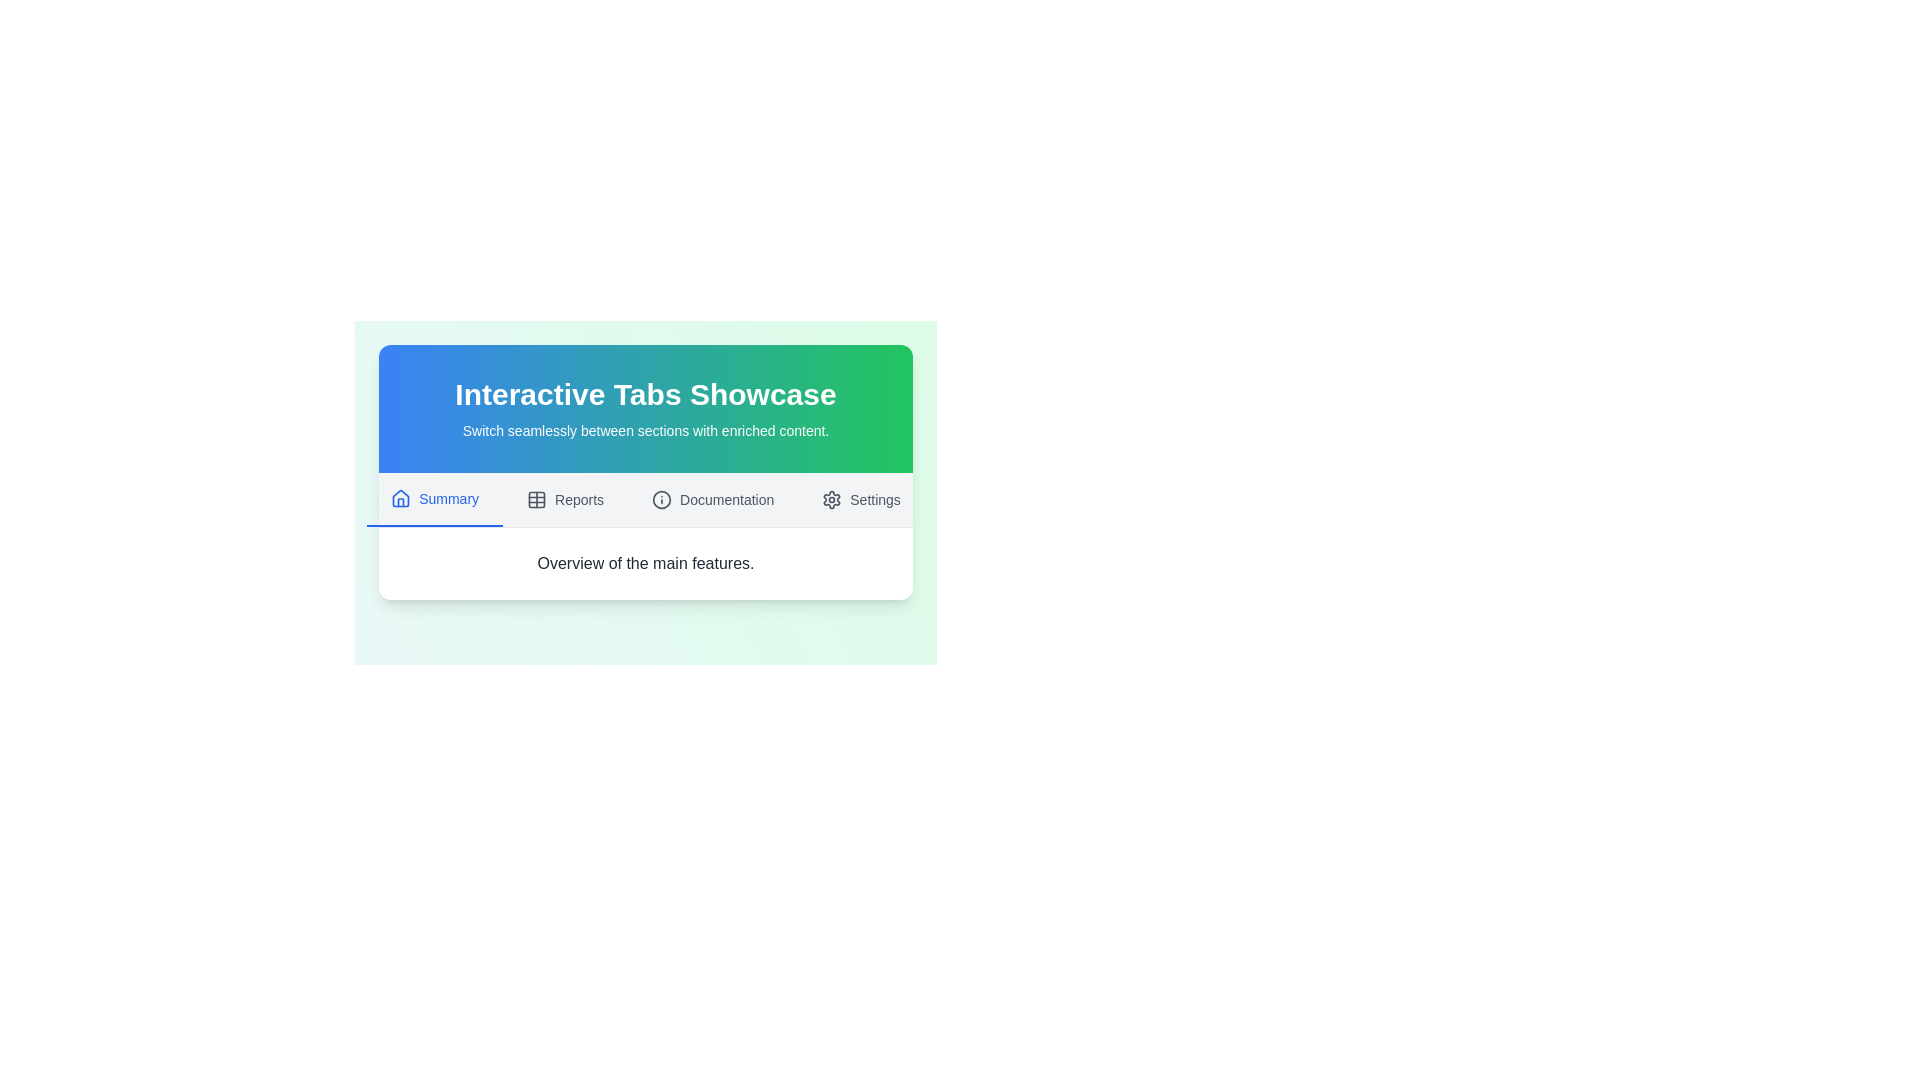 The width and height of the screenshot is (1920, 1080). What do you see at coordinates (861, 499) in the screenshot?
I see `the 'Settings' button located in the far right of the horizontal navigation bar` at bounding box center [861, 499].